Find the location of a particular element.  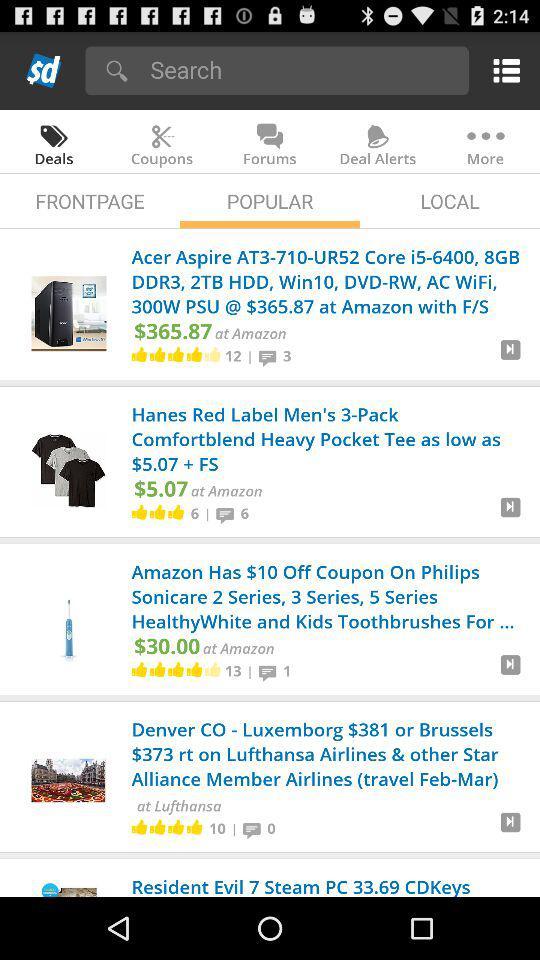

icon next to | app is located at coordinates (227, 512).